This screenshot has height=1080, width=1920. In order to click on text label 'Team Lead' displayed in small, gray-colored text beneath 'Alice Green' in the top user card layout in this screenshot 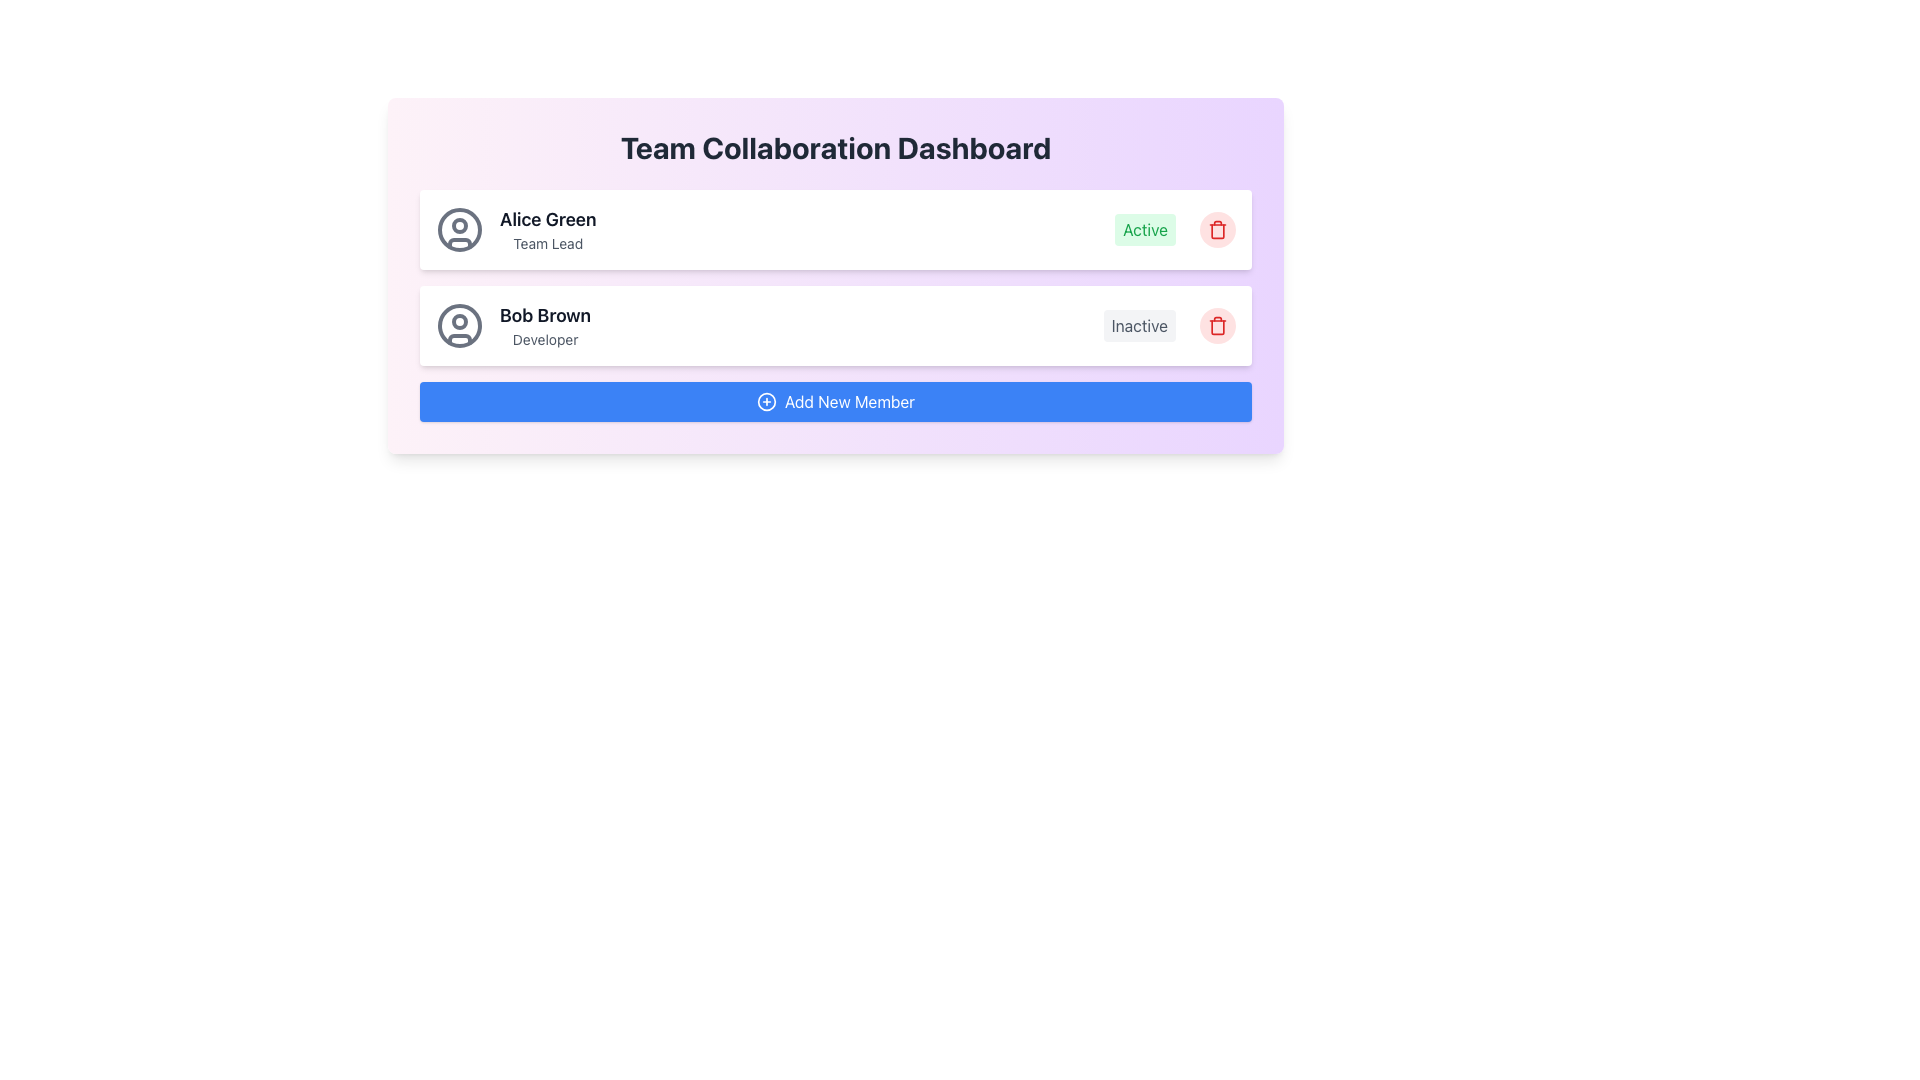, I will do `click(548, 242)`.